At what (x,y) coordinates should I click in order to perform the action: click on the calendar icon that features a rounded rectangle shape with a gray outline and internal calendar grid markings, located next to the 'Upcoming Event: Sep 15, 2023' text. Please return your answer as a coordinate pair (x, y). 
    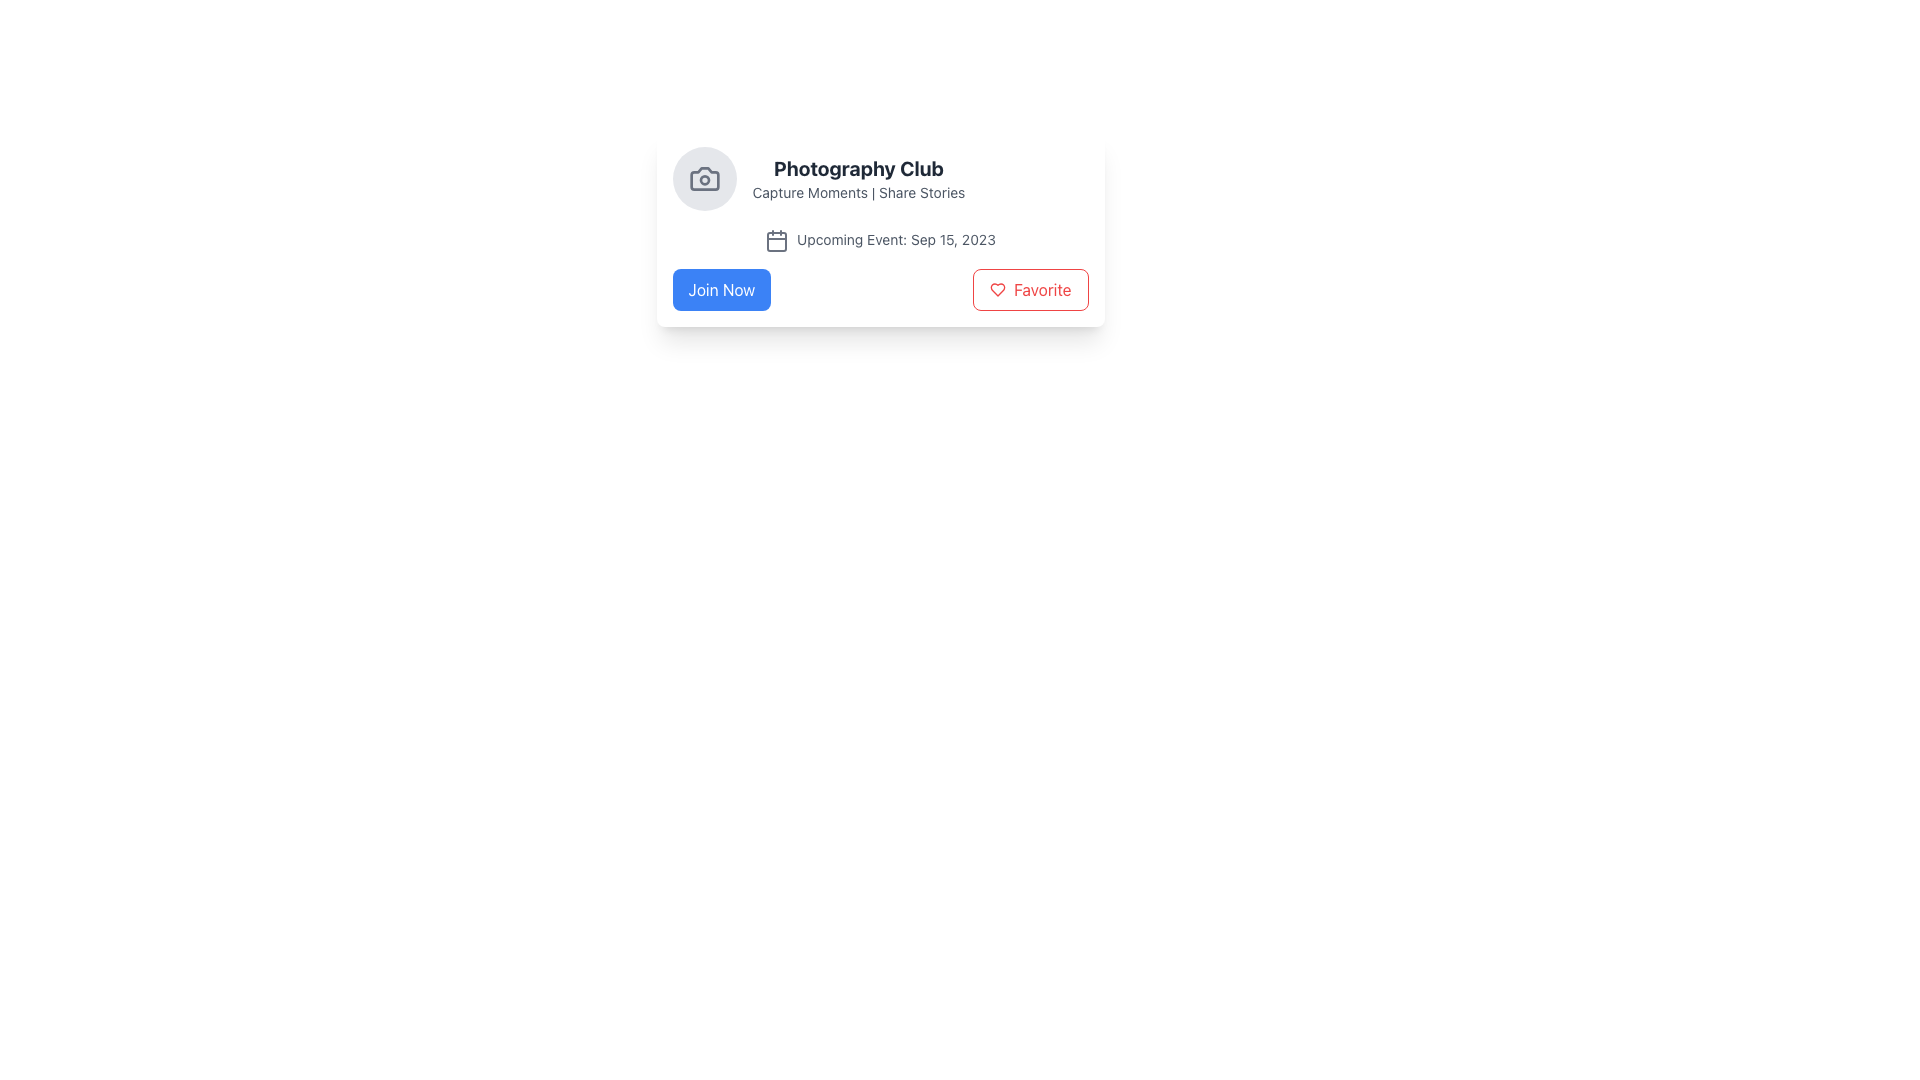
    Looking at the image, I should click on (776, 240).